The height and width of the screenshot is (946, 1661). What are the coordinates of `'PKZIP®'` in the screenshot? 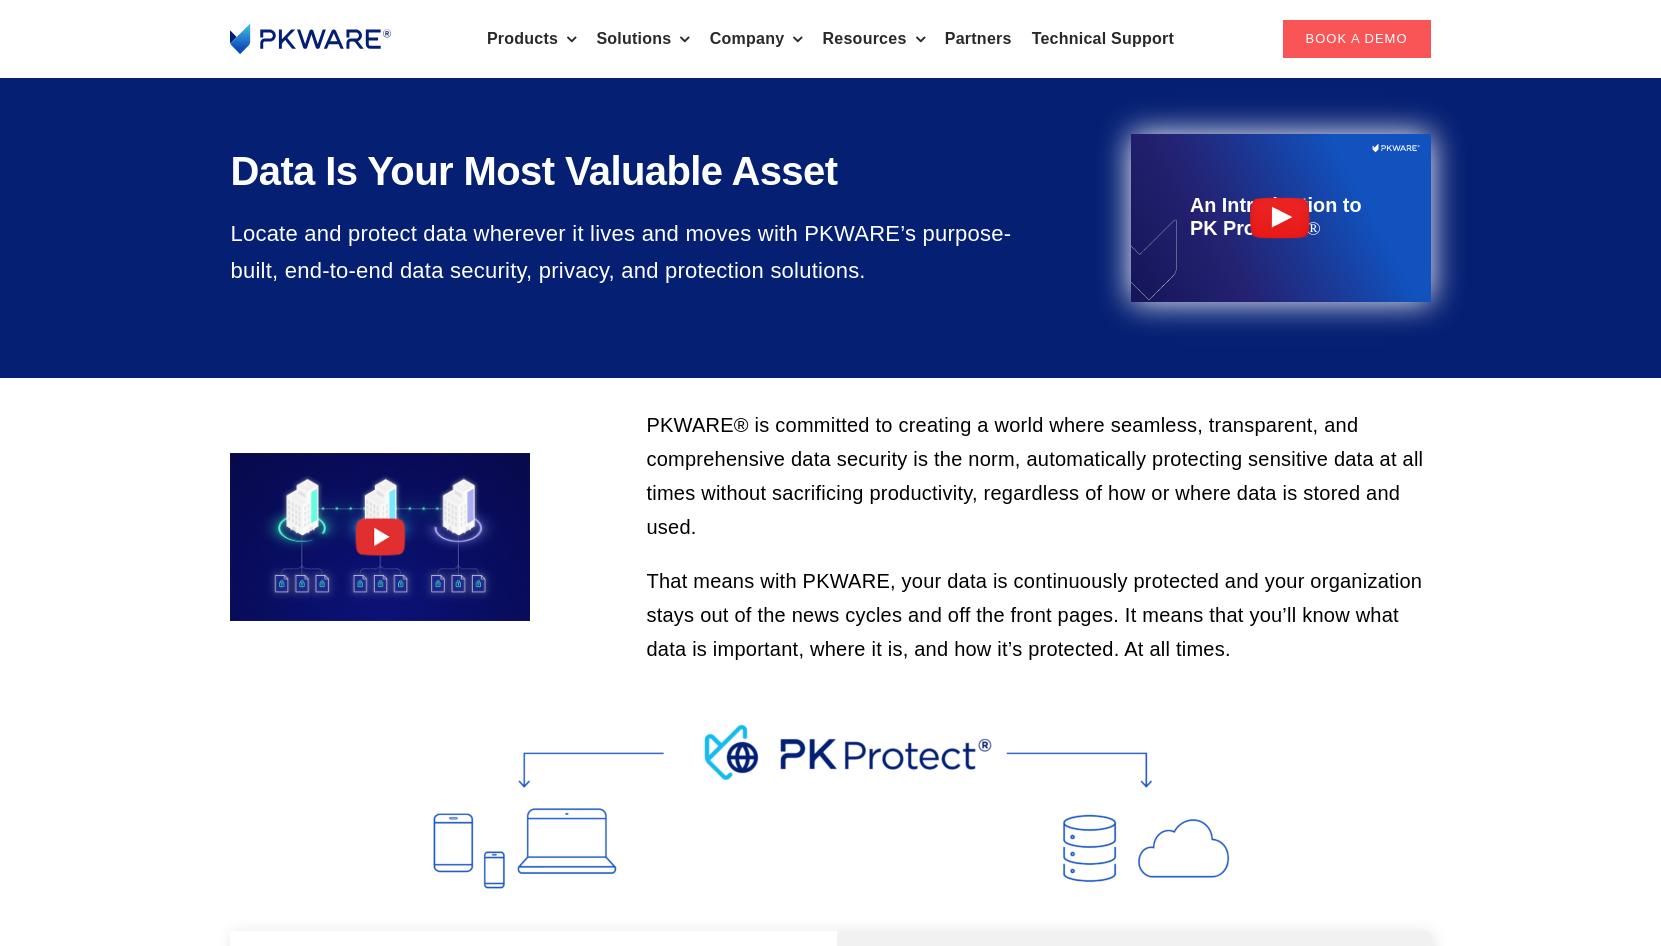 It's located at (1076, 210).